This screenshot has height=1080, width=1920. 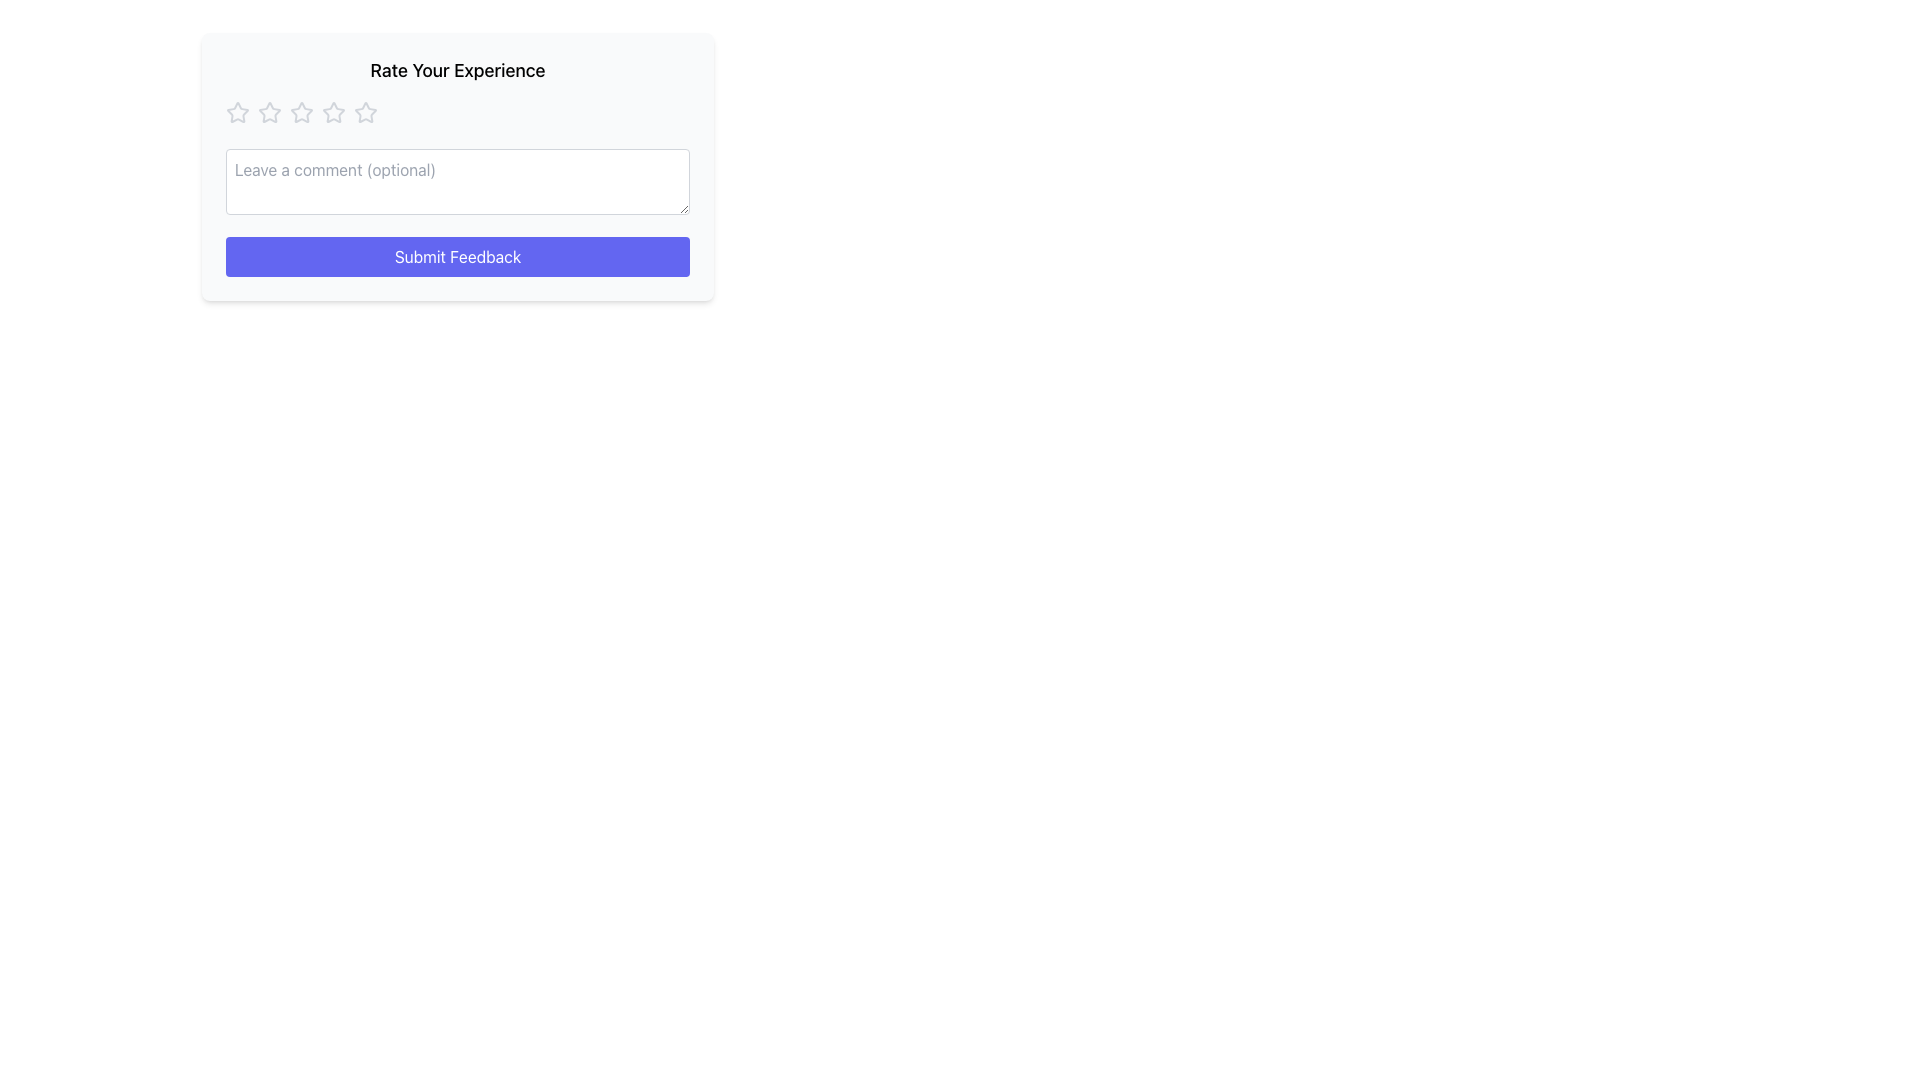 What do you see at coordinates (456, 69) in the screenshot?
I see `the 'Rate Your Experience' text label, which is displayed in bold font at the top of a card-style interface` at bounding box center [456, 69].